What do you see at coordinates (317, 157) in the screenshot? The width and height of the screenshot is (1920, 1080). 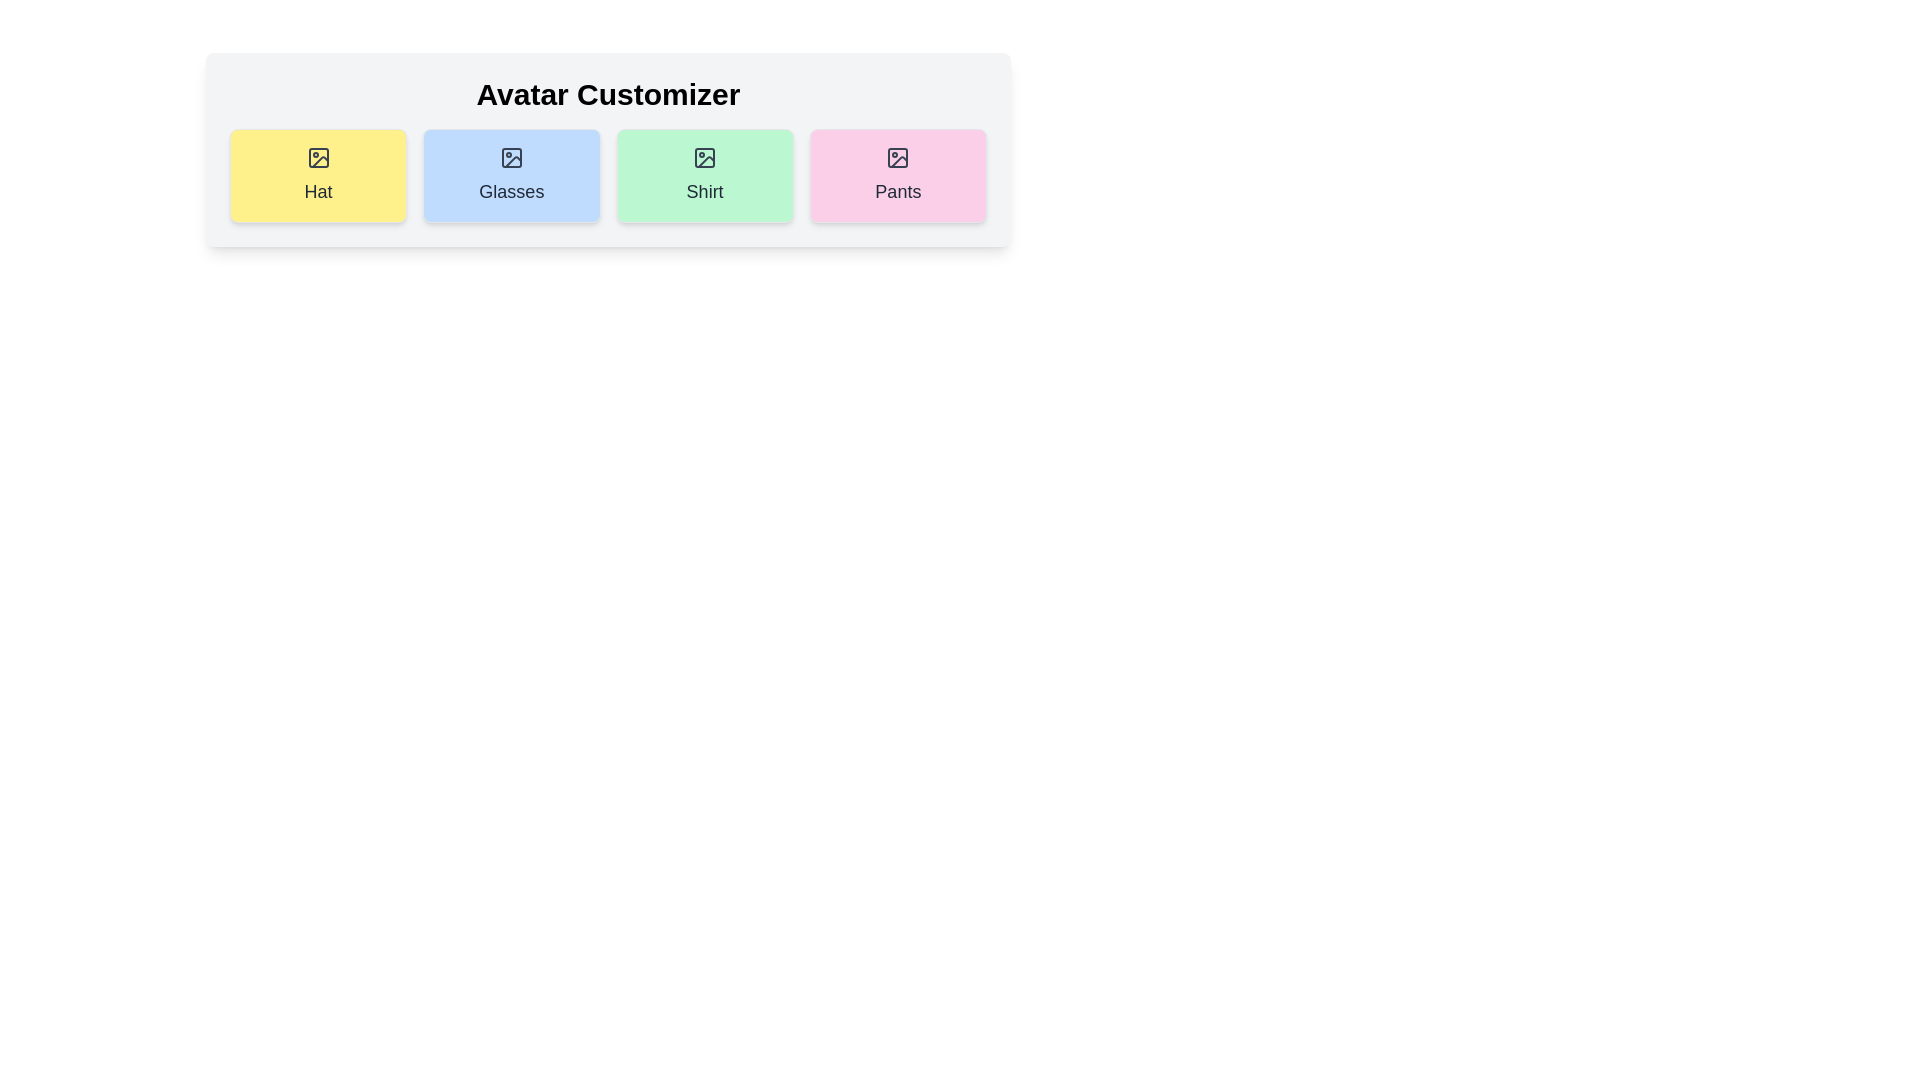 I see `the central square of the 'Hat' icon, which is the first image icon in a horizontal list of four icons` at bounding box center [317, 157].